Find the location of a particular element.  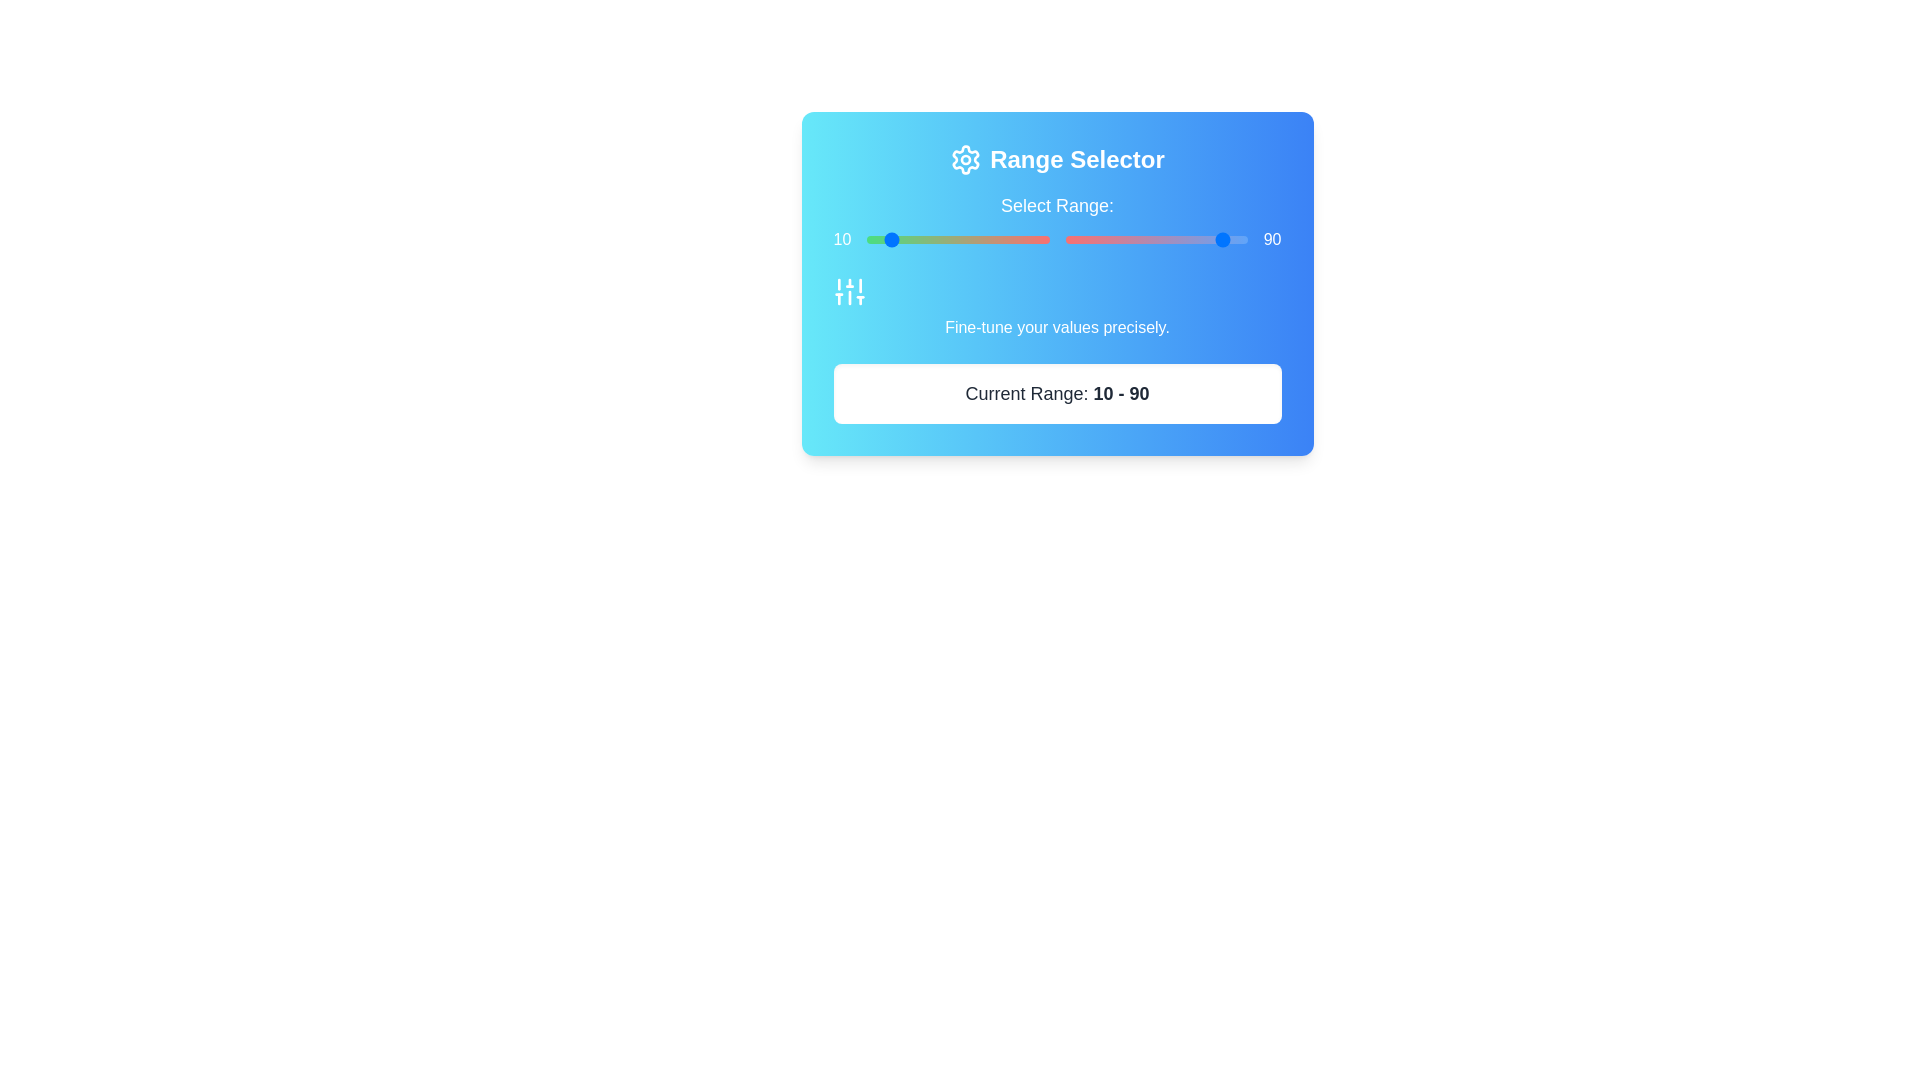

the left range slider to set the starting value to 69 is located at coordinates (993, 238).